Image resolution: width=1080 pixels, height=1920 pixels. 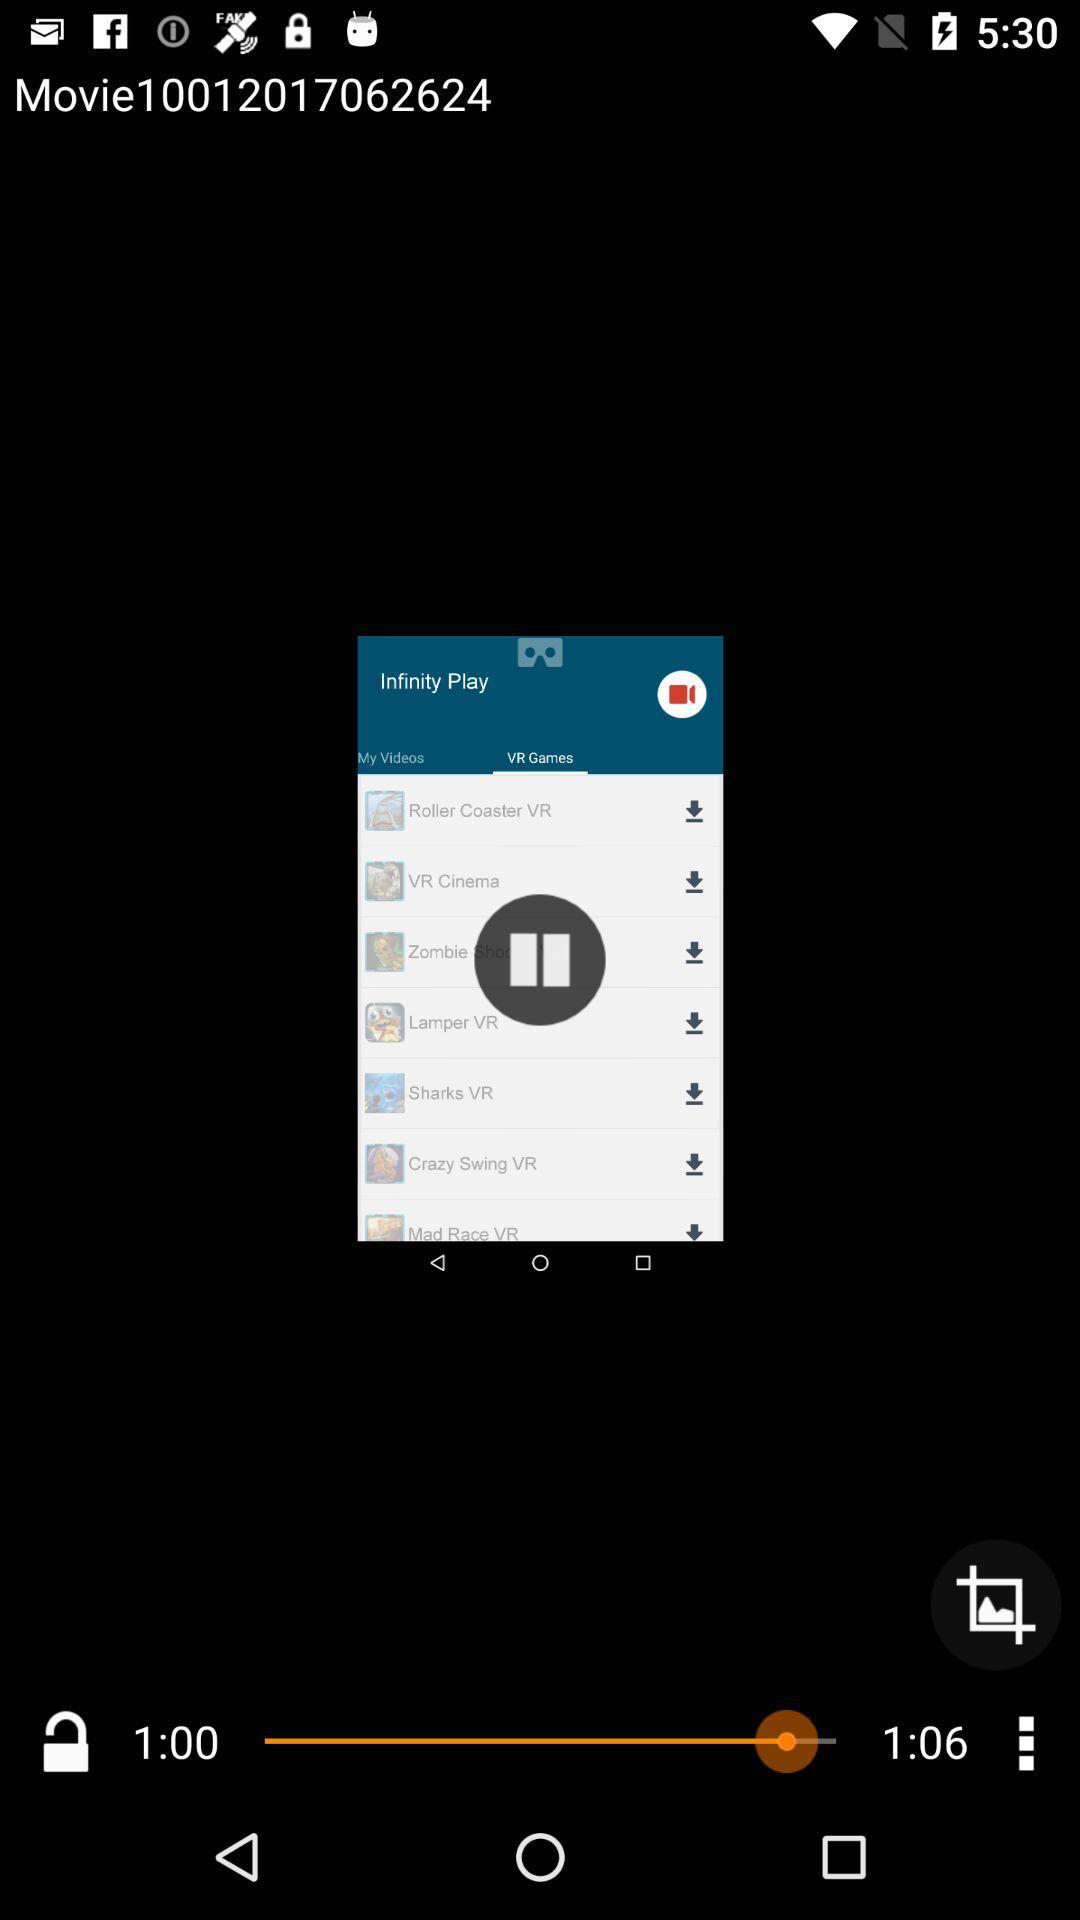 I want to click on this is button to pause the video, so click(x=540, y=960).